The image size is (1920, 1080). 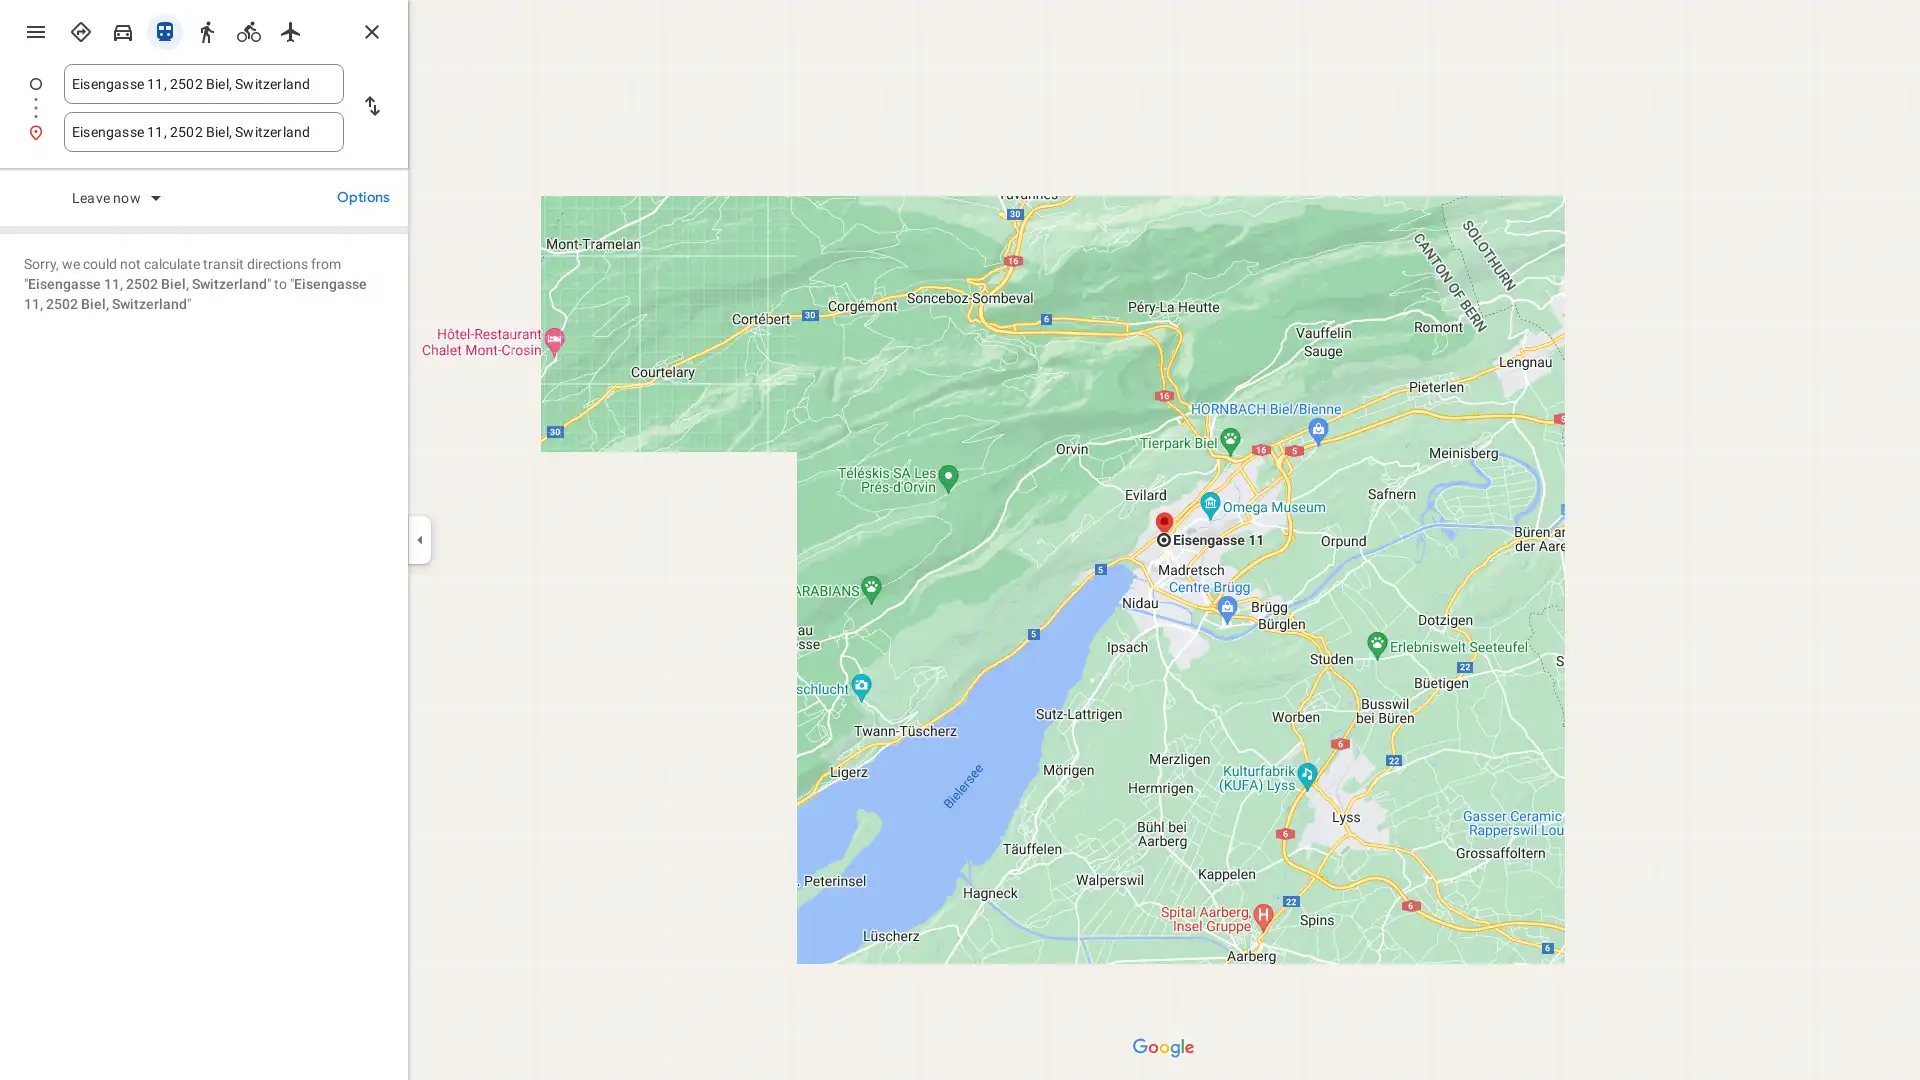 I want to click on Search, so click(x=424, y=131).